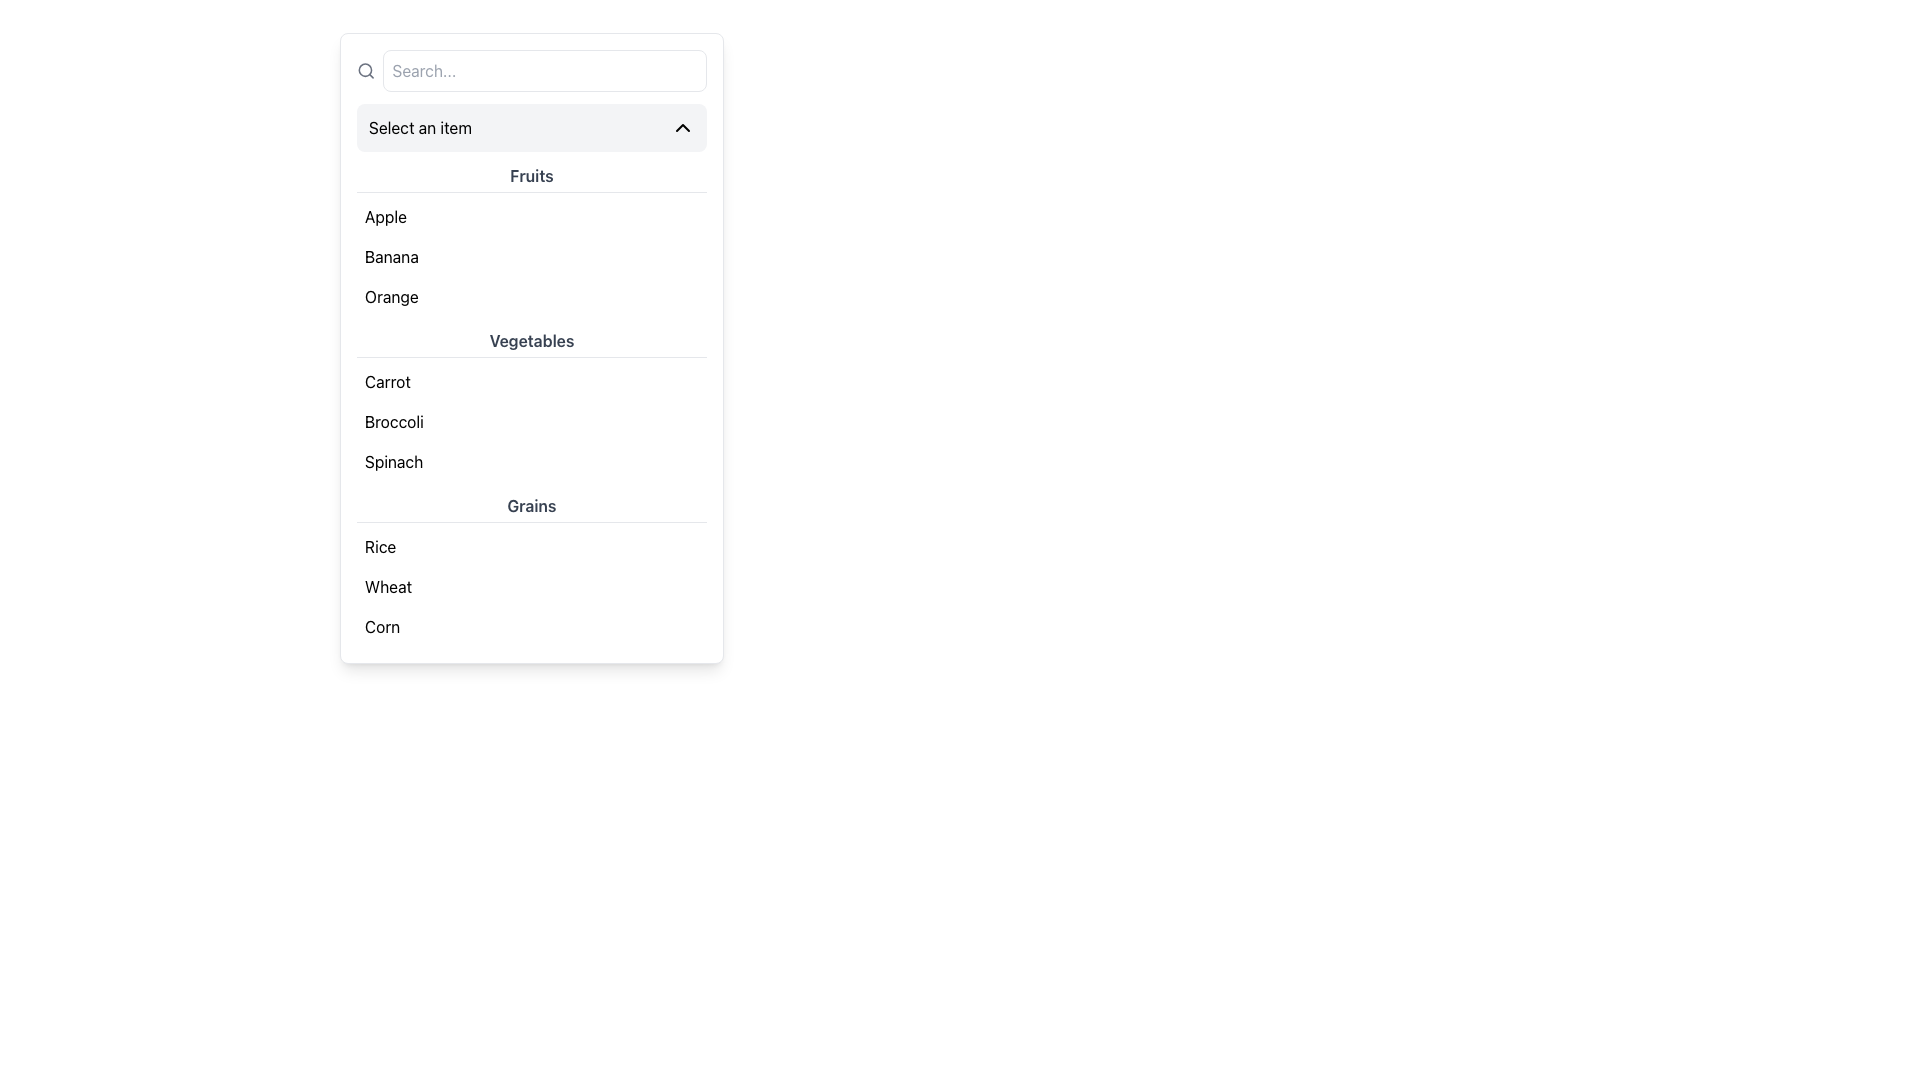 This screenshot has width=1920, height=1080. I want to click on the text 'Carrot' in the dropdown list under the 'Vegetables' category, so click(387, 381).